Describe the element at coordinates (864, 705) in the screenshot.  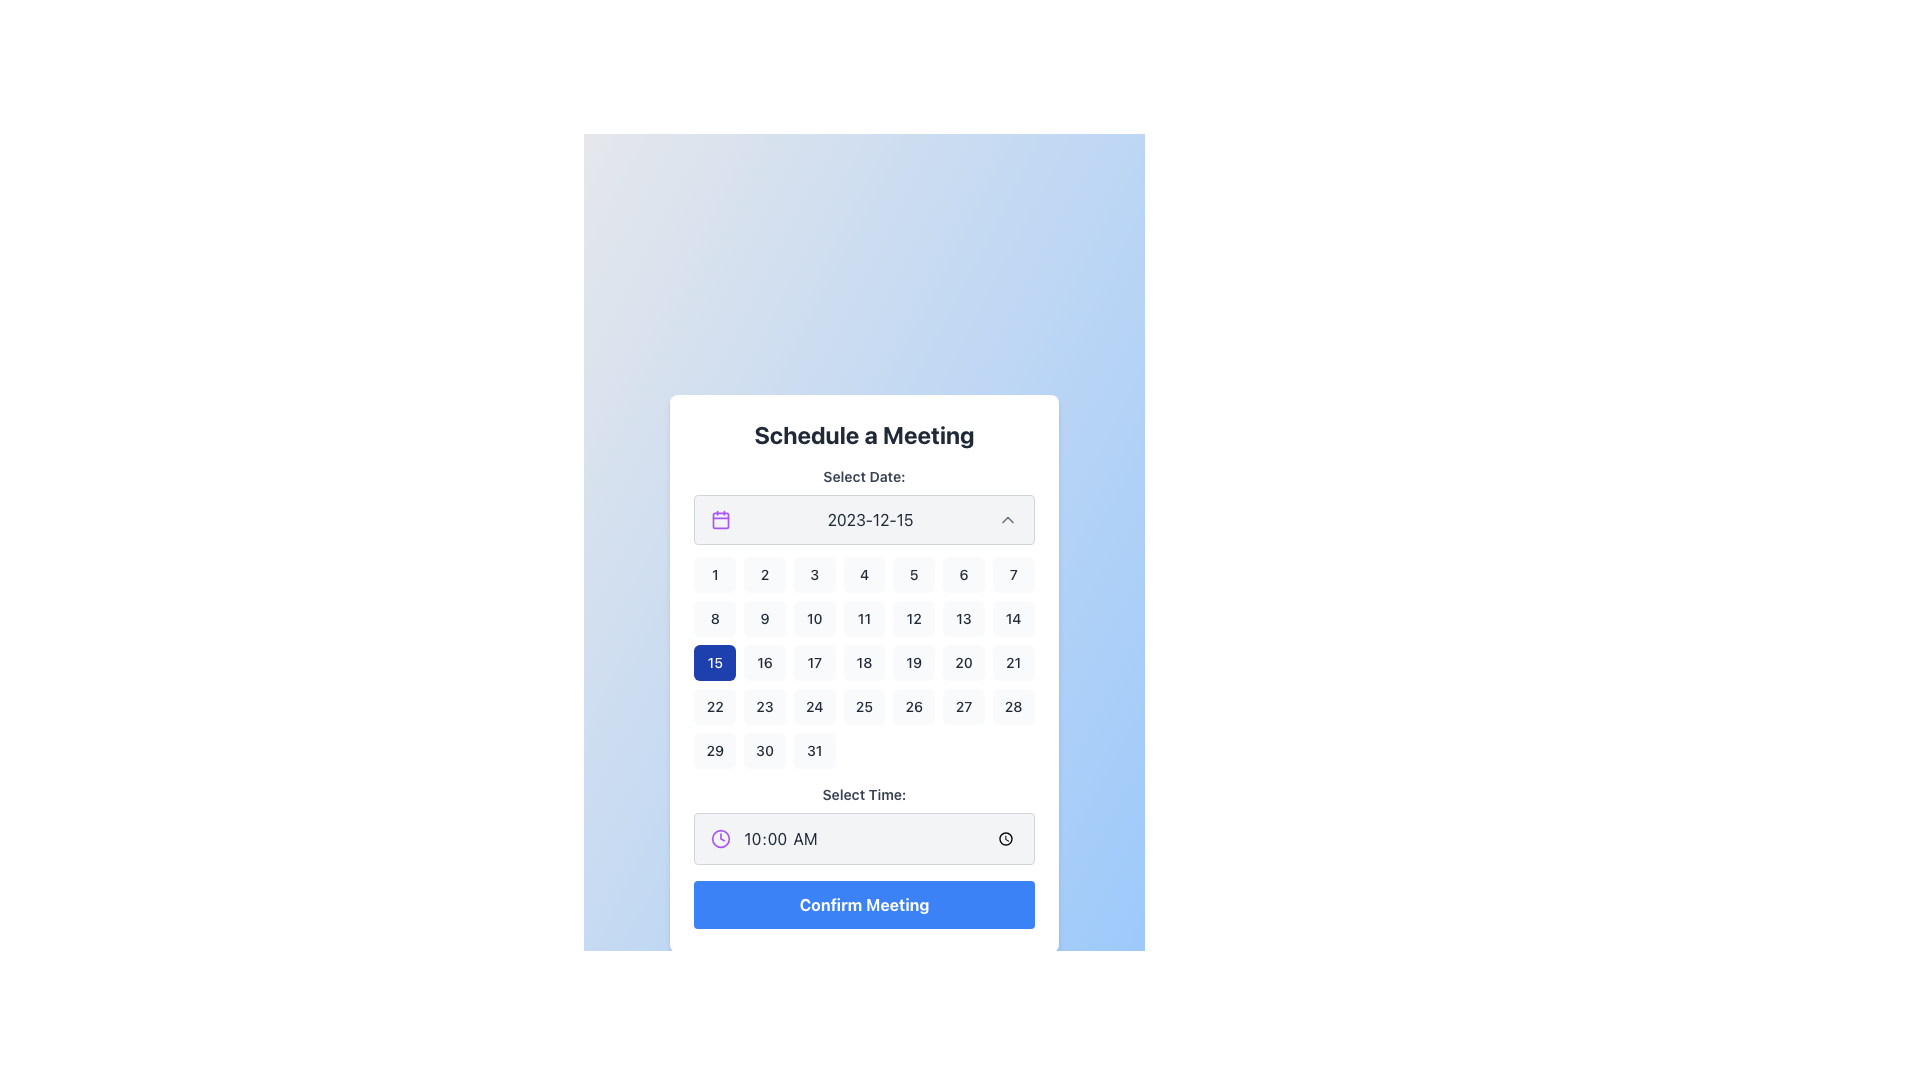
I see `the button in the fifth row and fourth column of the calendar grid` at that location.